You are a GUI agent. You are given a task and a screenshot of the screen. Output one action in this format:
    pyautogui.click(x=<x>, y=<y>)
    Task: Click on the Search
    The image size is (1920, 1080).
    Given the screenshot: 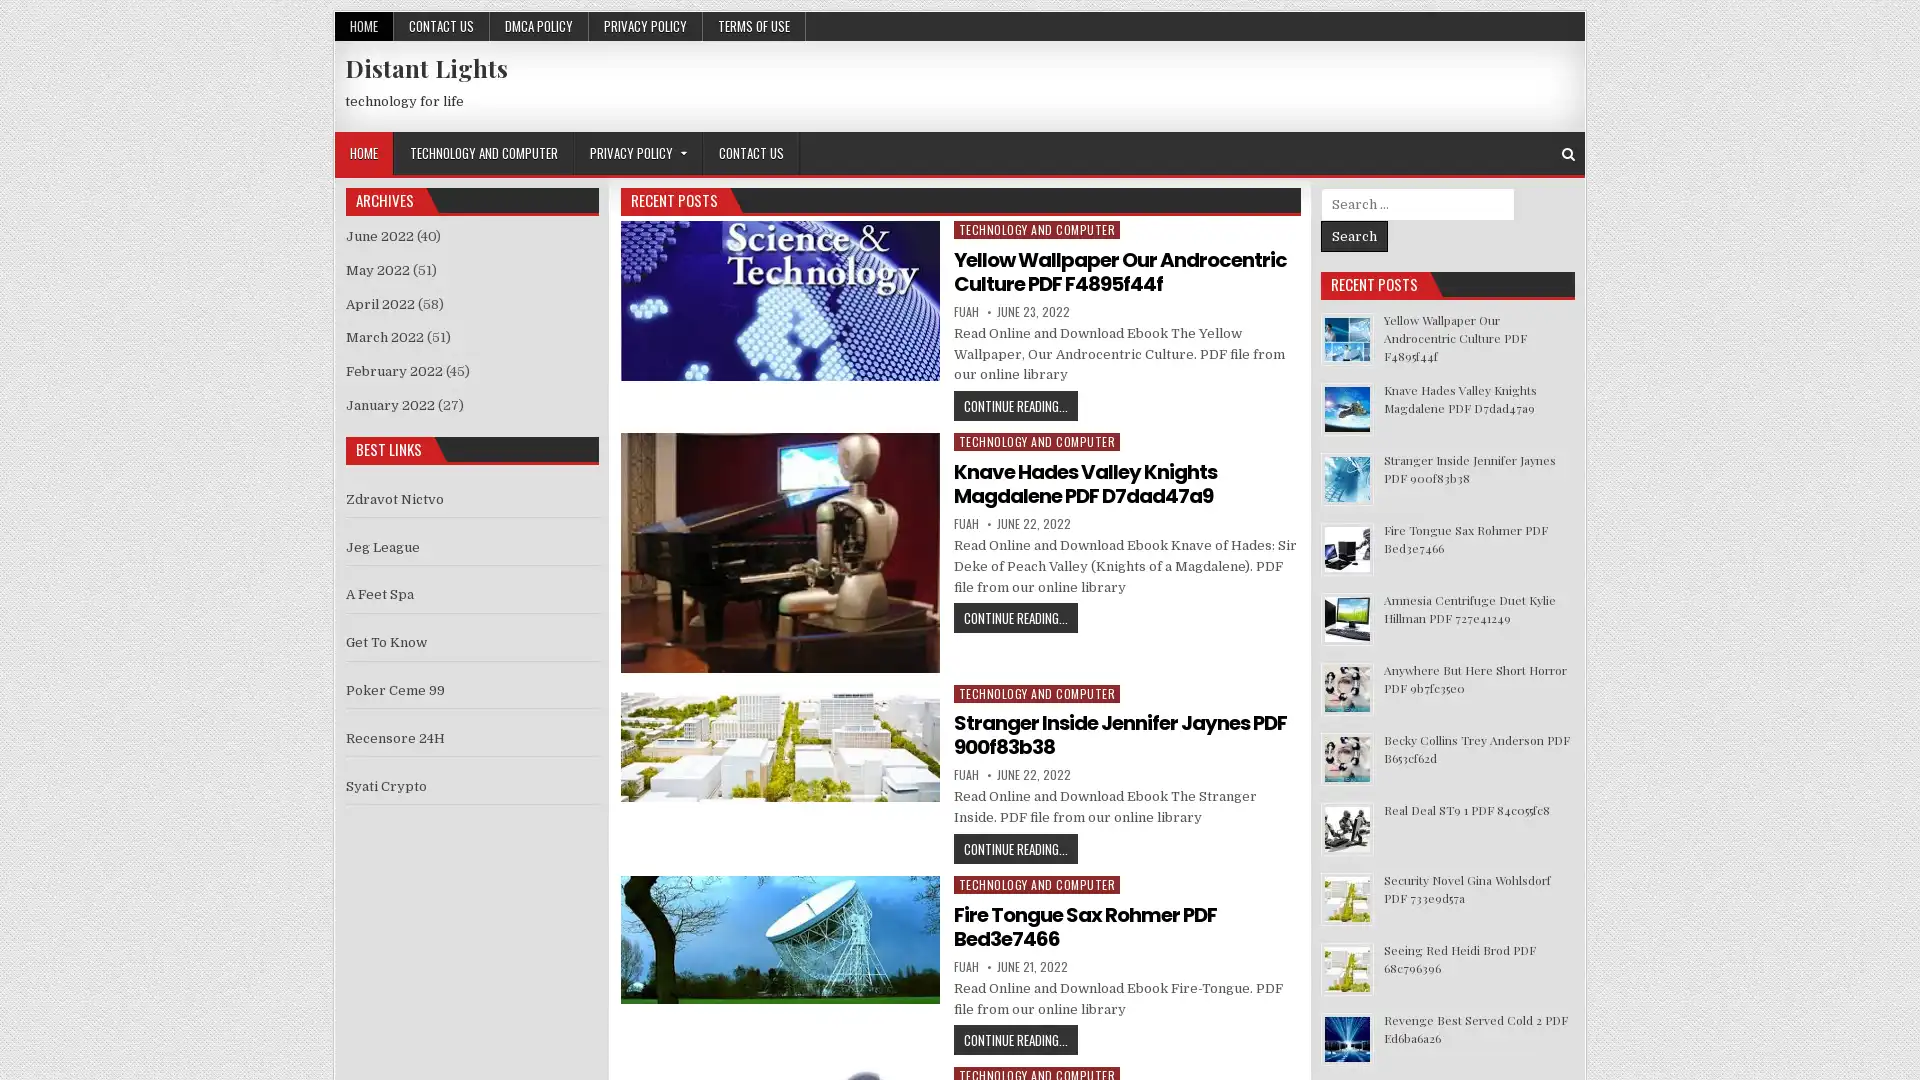 What is the action you would take?
    pyautogui.click(x=1354, y=235)
    